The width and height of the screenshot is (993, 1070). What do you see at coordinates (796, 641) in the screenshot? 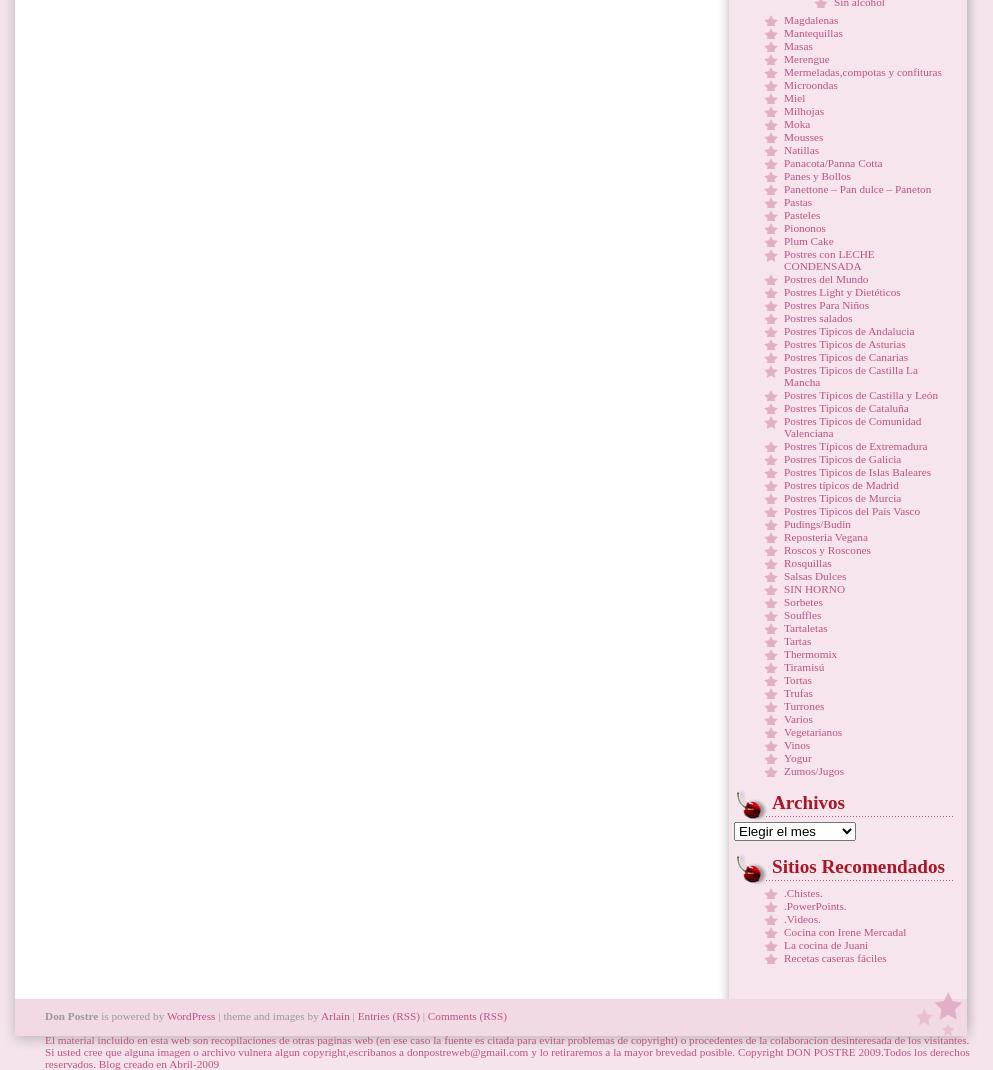
I see `'Tartas'` at bounding box center [796, 641].